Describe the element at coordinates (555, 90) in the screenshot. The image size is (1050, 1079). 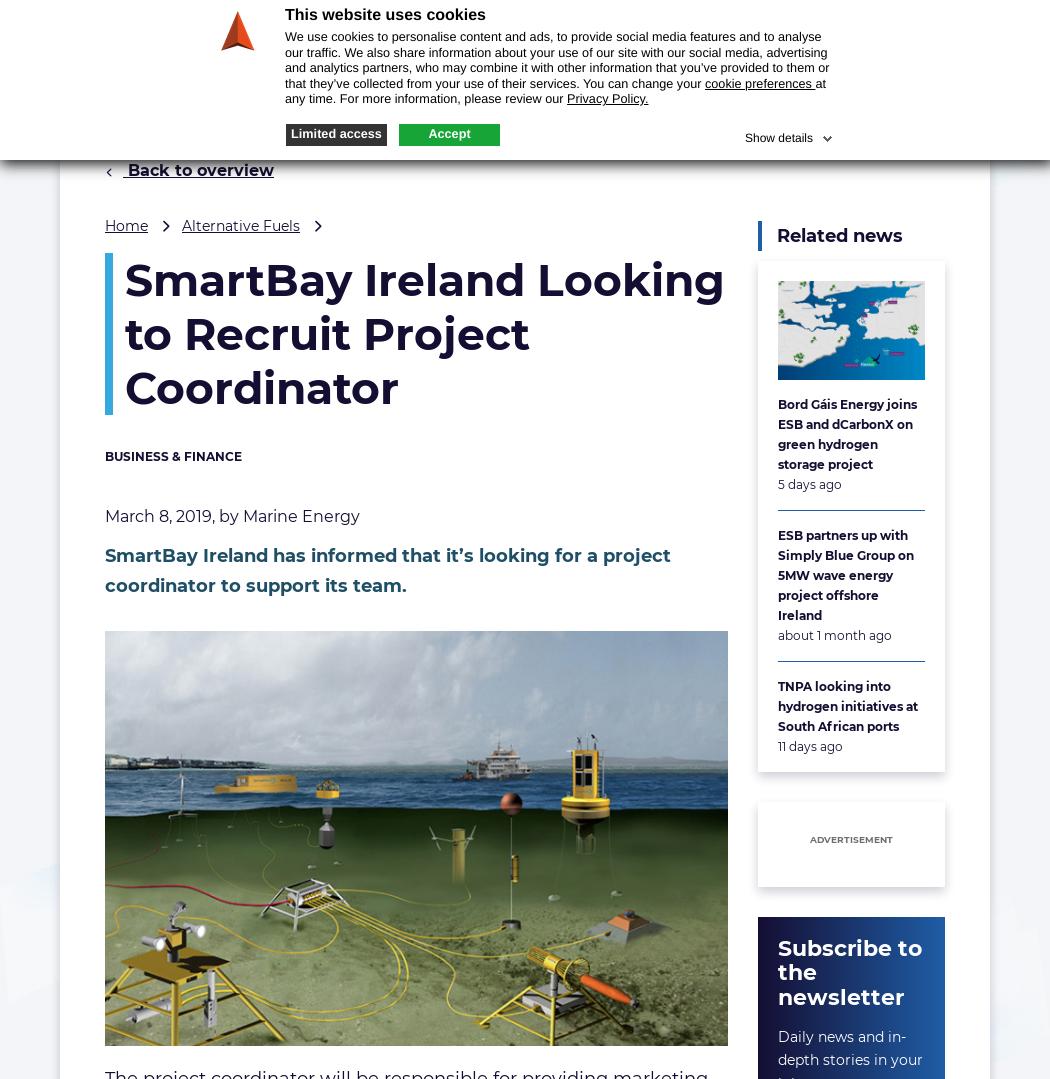
I see `'at any time. For more information, please review our'` at that location.